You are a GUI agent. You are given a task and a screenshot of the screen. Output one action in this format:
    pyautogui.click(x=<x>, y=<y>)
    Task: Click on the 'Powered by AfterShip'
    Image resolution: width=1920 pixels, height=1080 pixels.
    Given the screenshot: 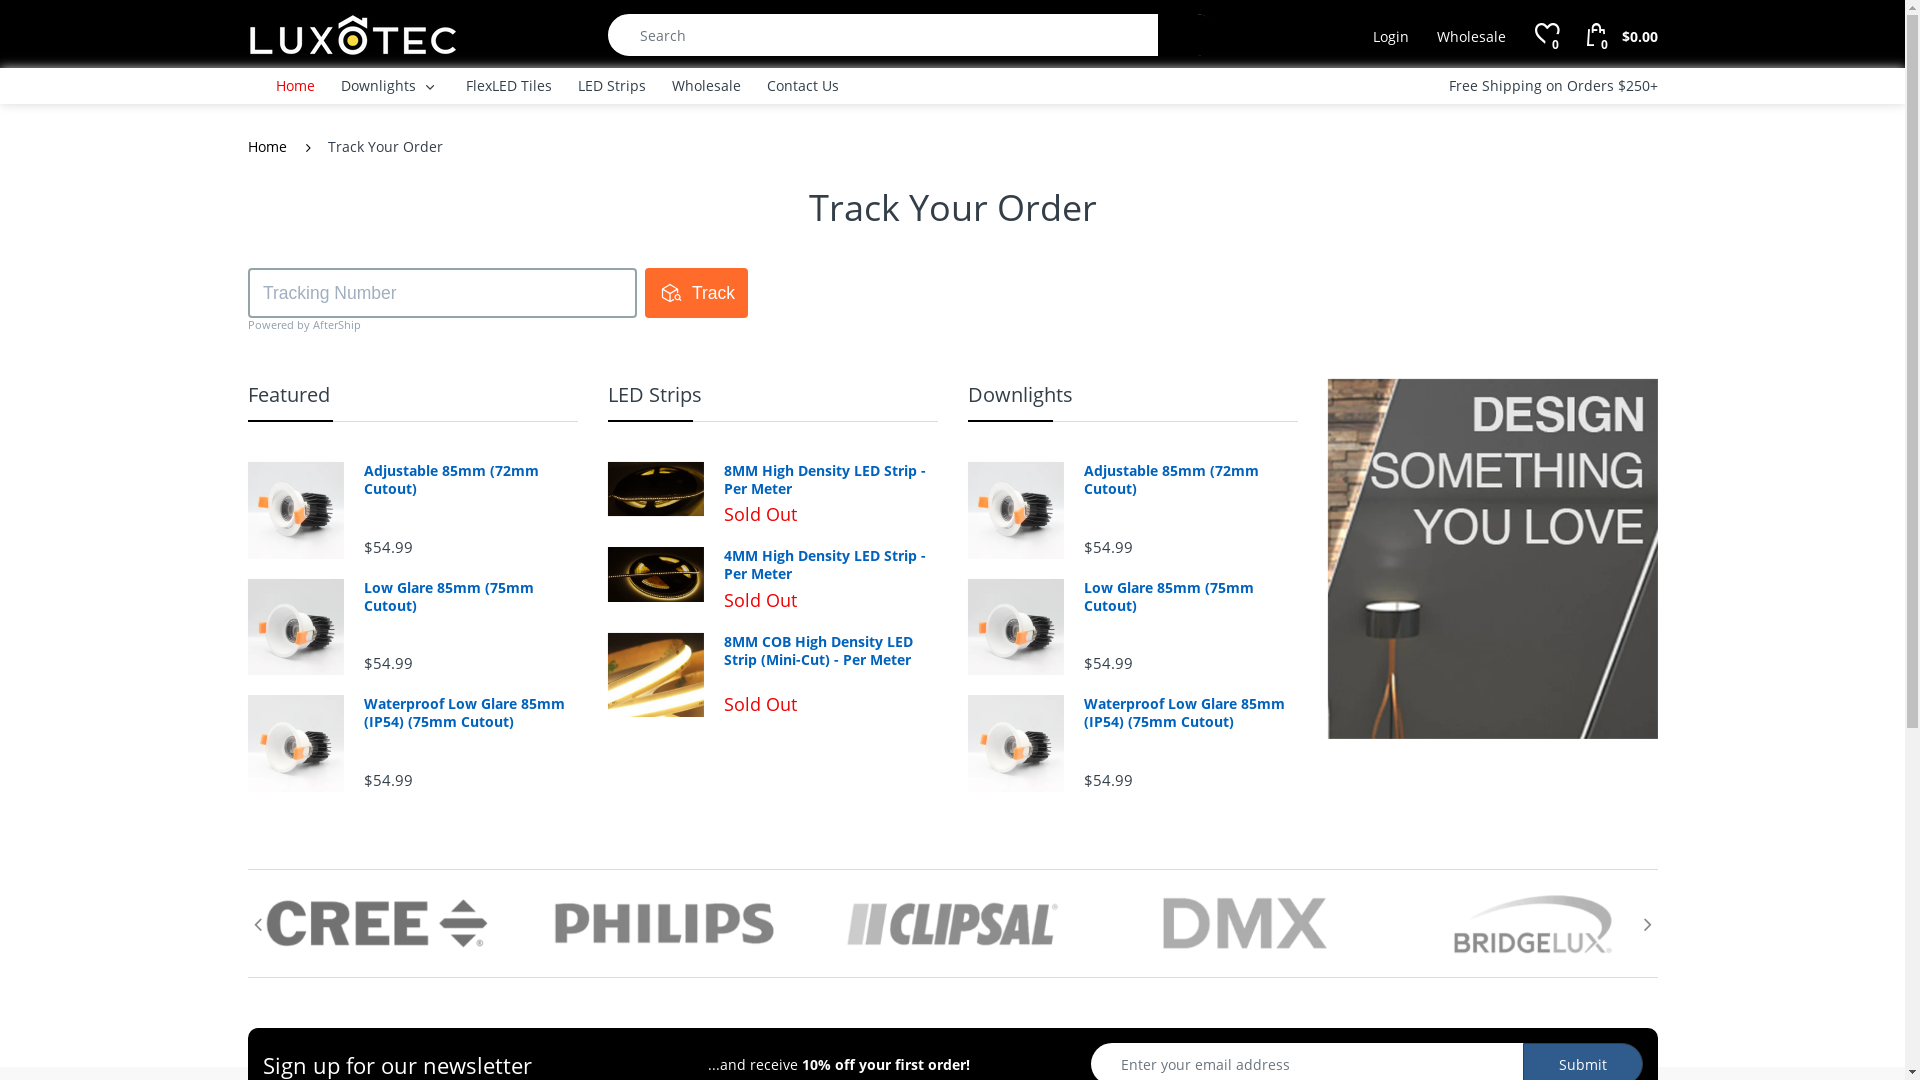 What is the action you would take?
    pyautogui.click(x=303, y=323)
    